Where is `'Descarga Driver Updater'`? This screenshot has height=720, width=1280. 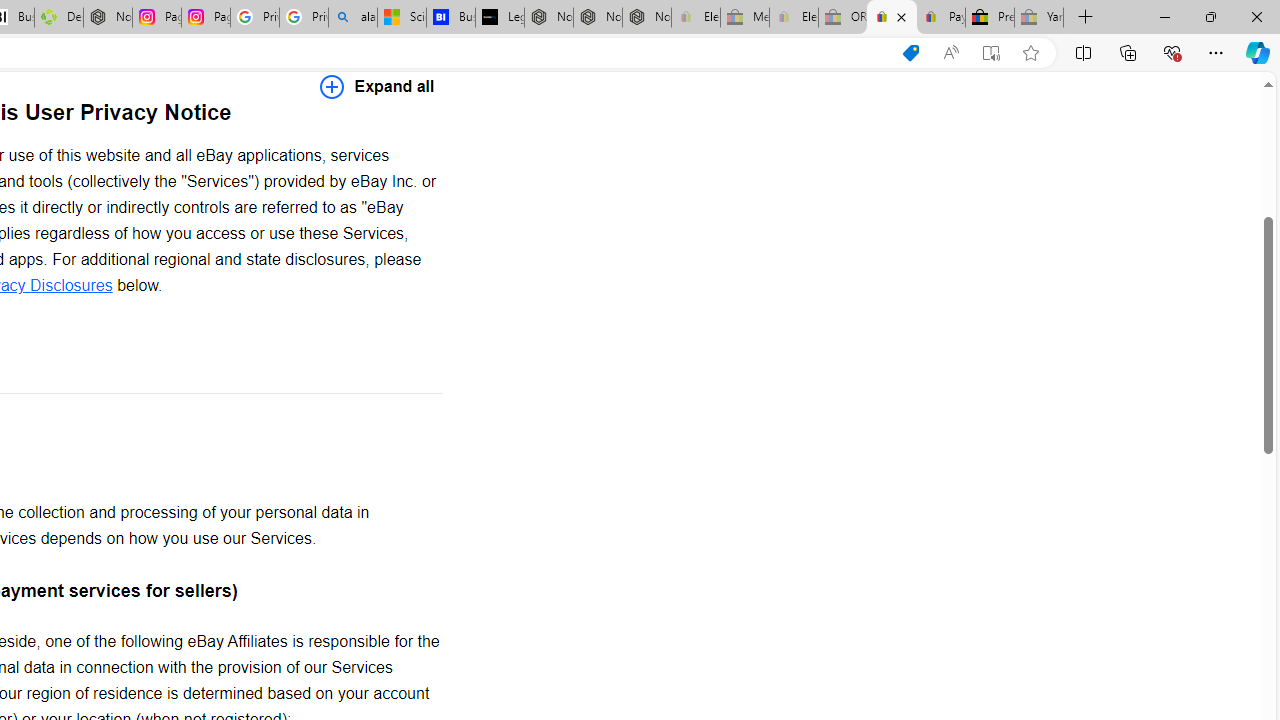
'Descarga Driver Updater' is located at coordinates (58, 17).